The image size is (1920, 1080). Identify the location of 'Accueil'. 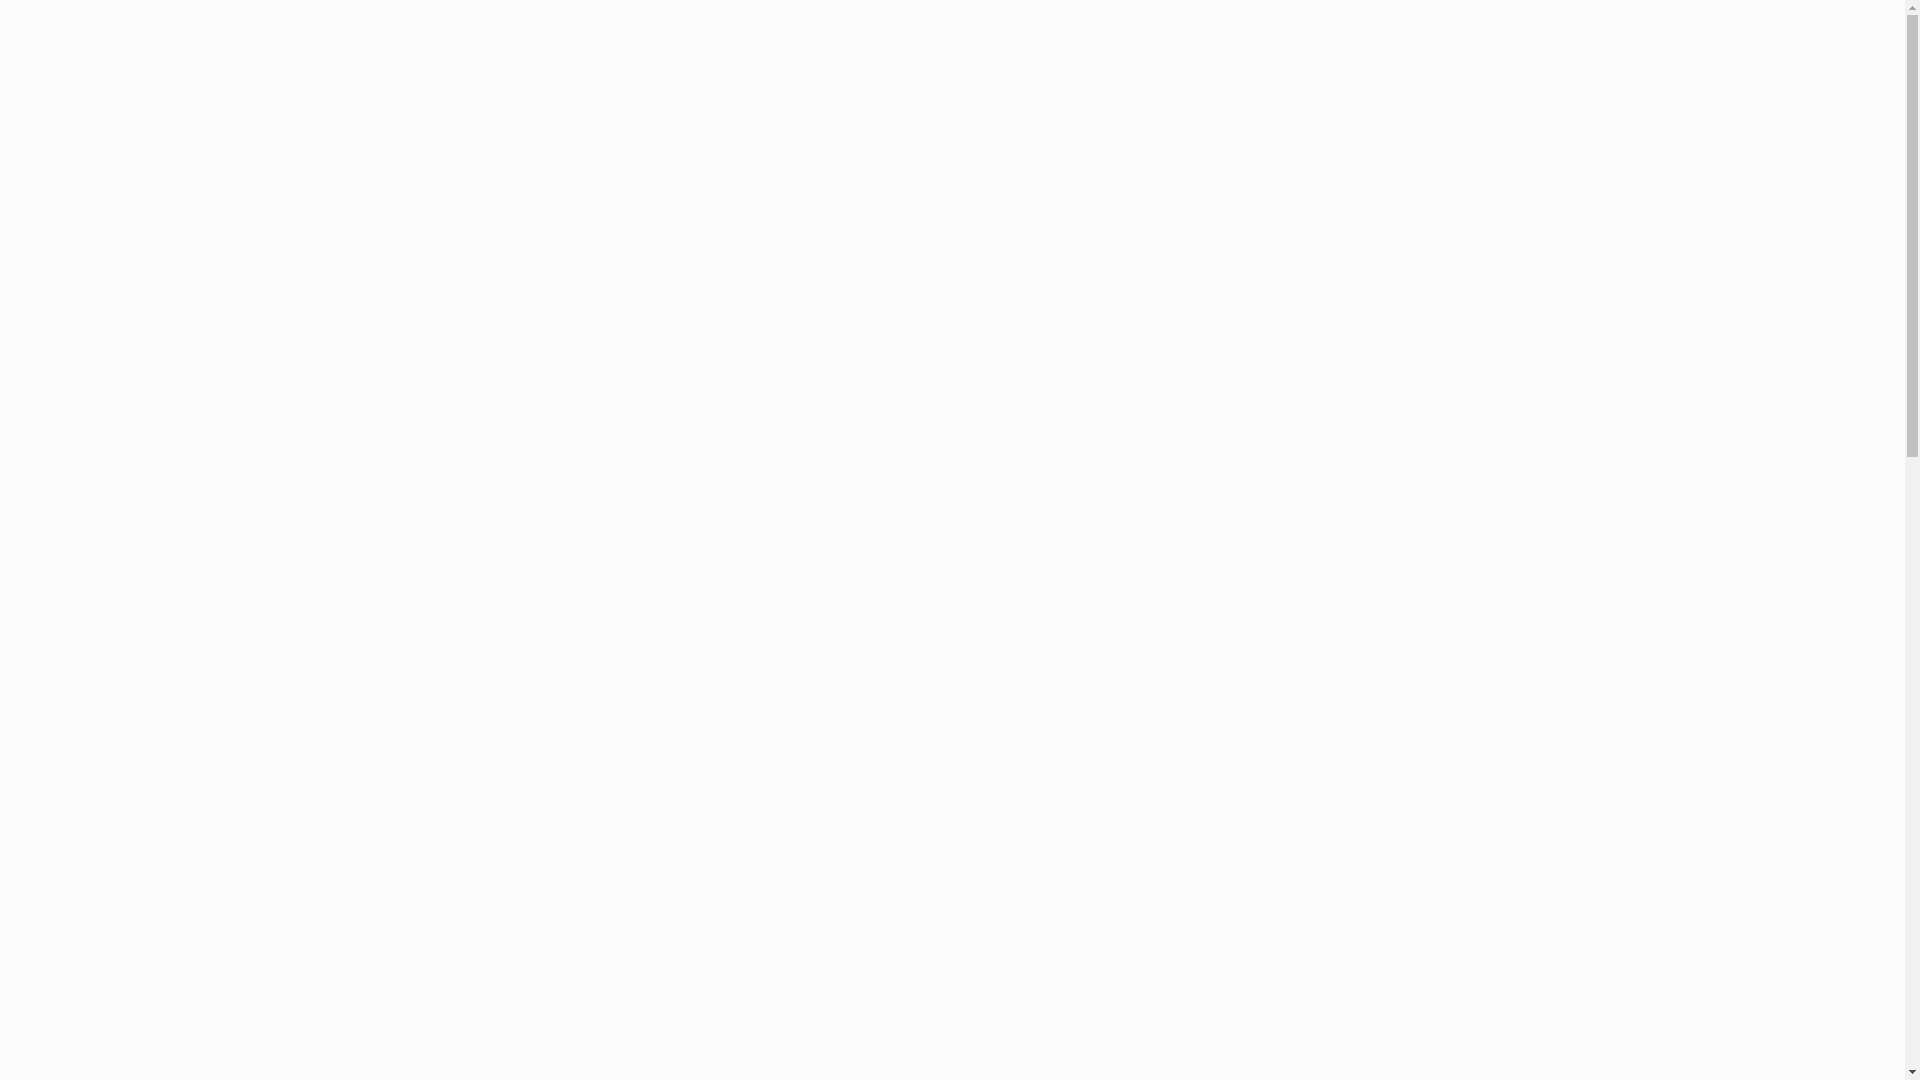
(877, 59).